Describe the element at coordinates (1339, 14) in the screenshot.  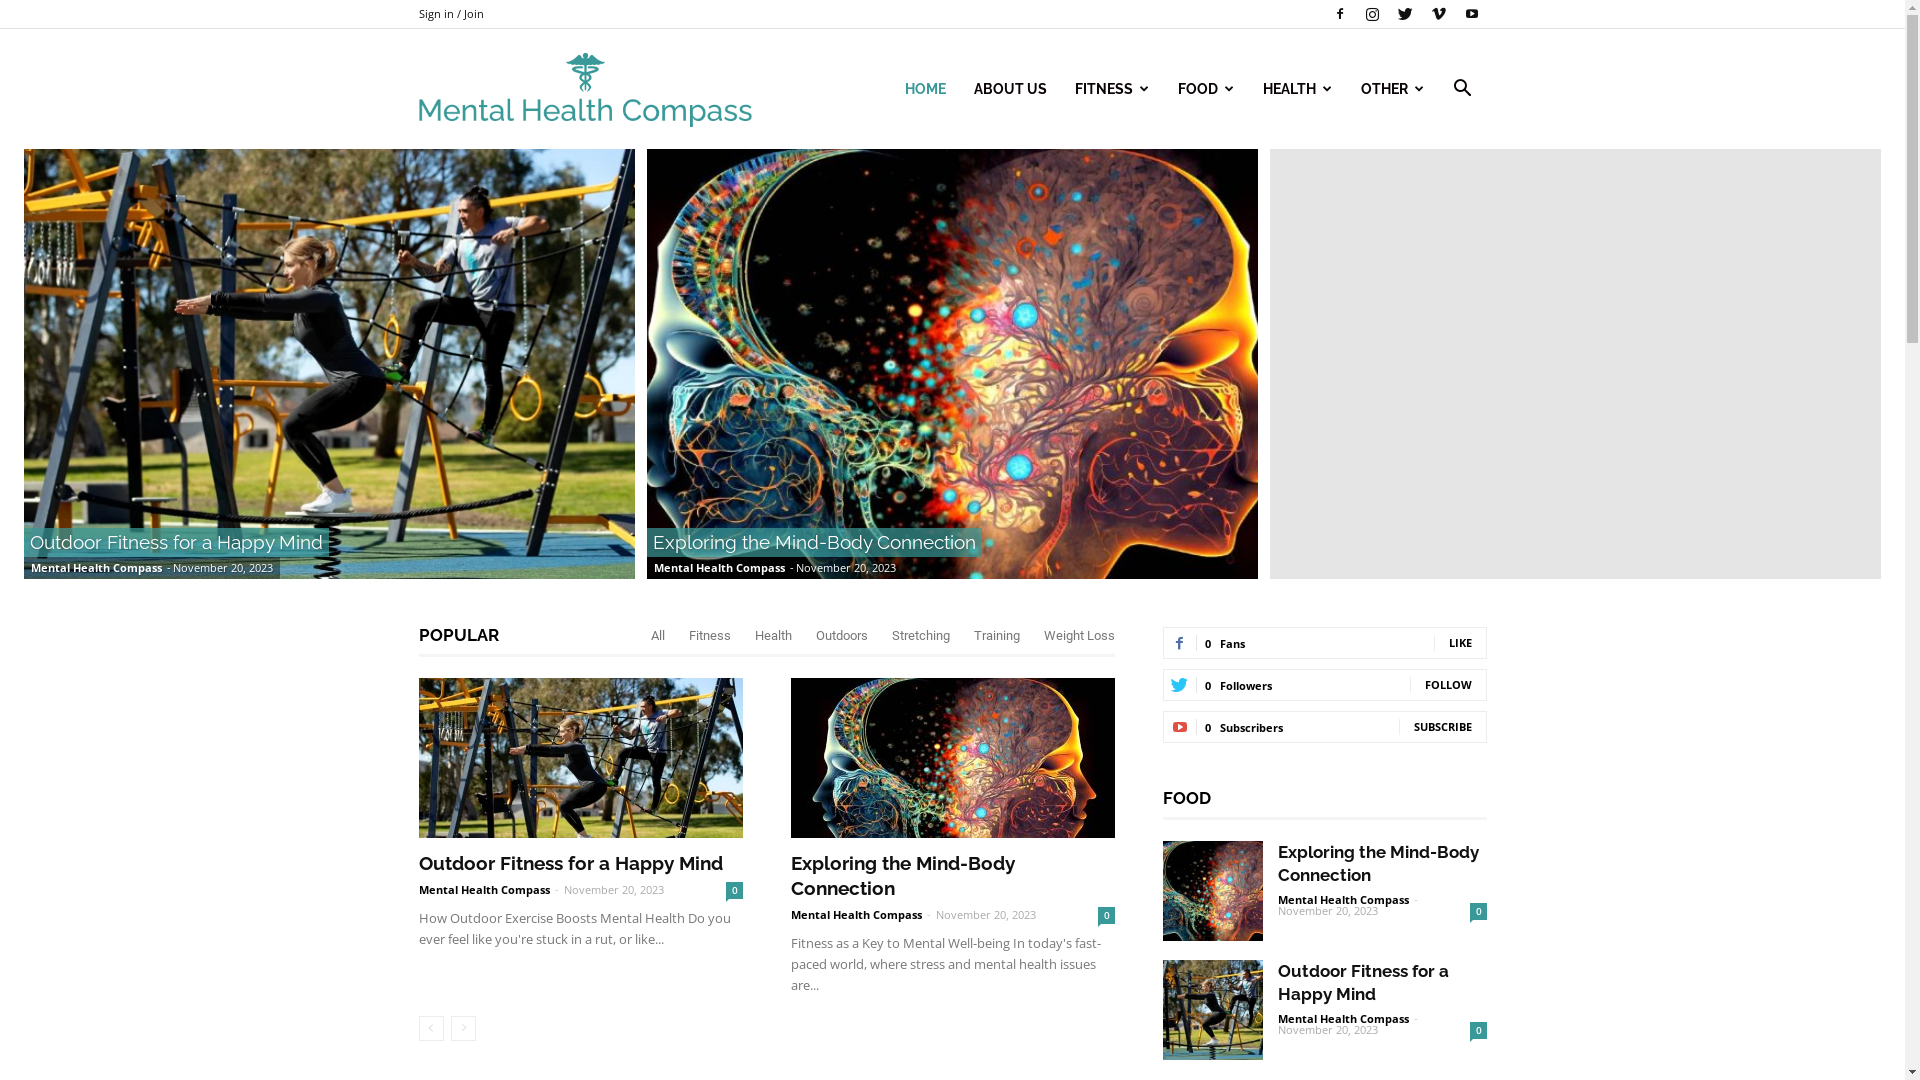
I see `'Facebook'` at that location.